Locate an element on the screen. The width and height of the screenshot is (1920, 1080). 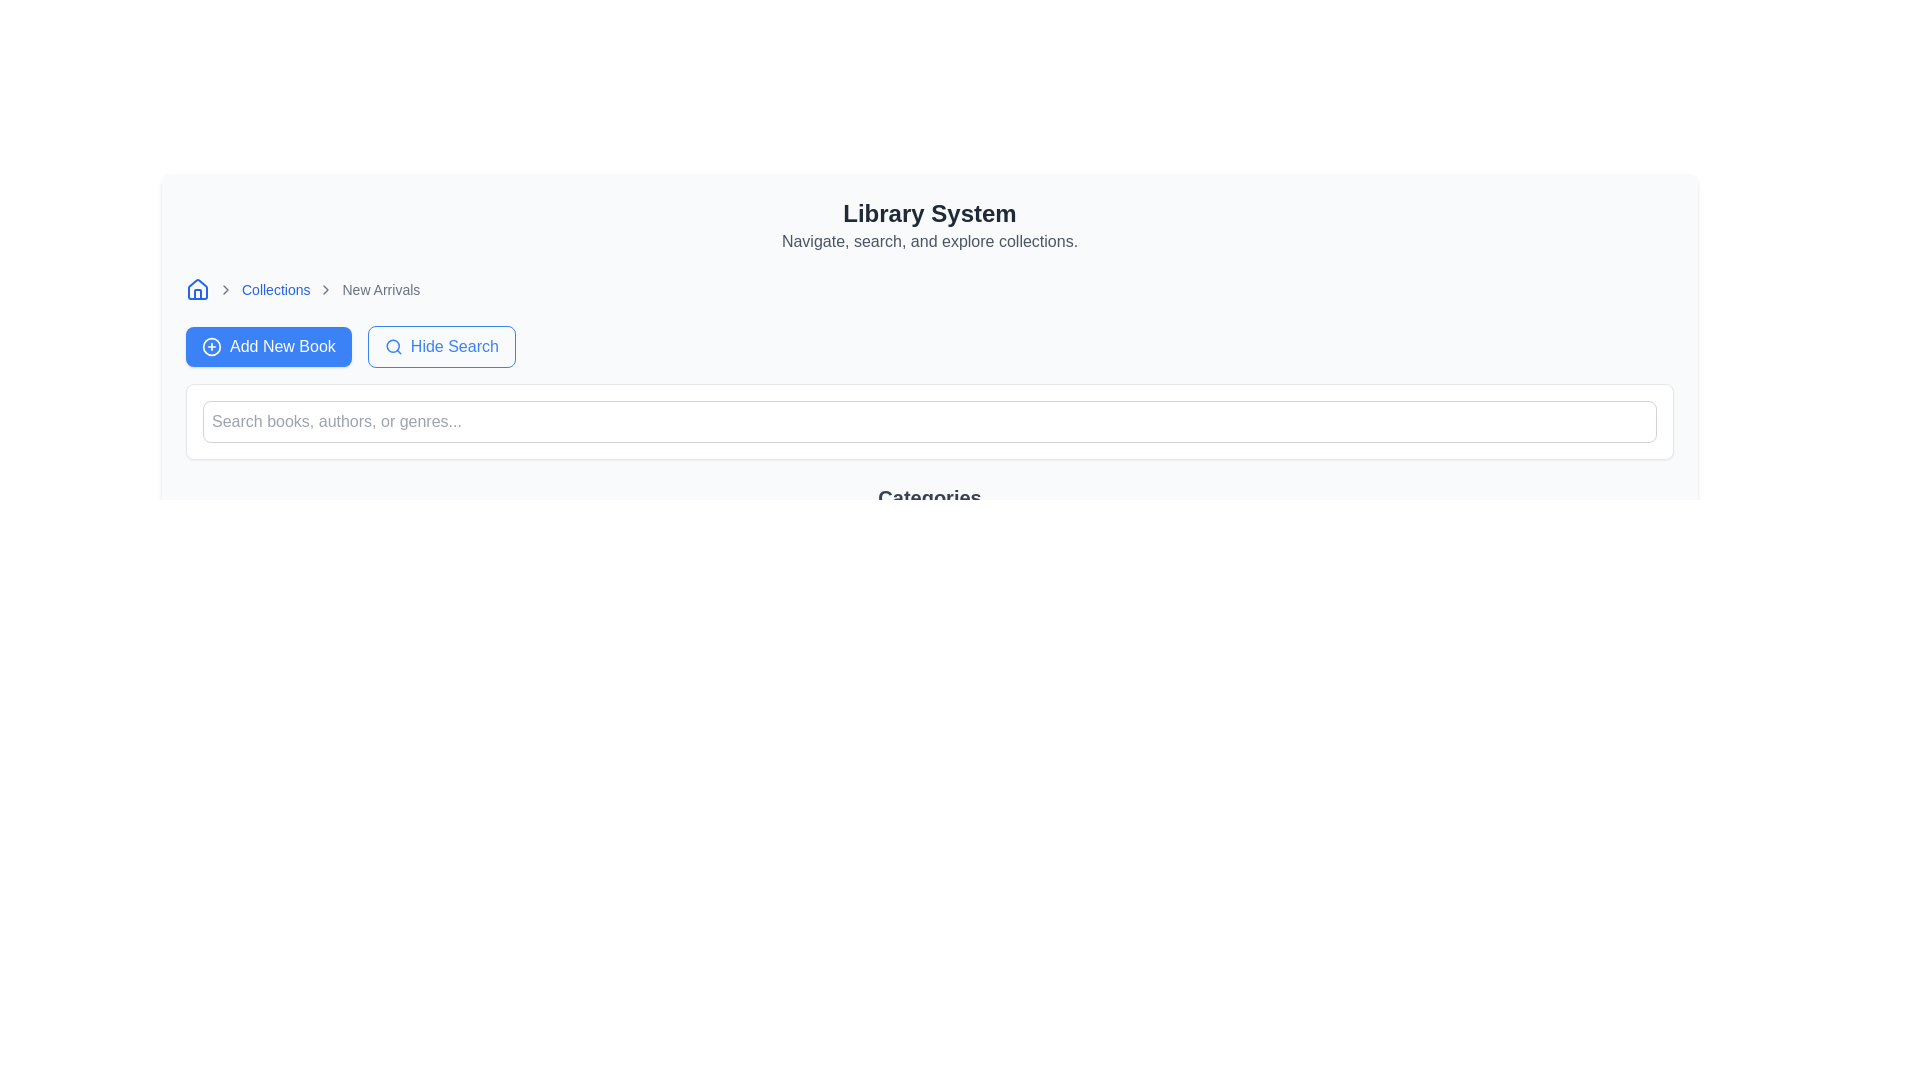
the small, right-pointing chevron icon located in the breadcrumb navigation between the 'Collections' text and 'New Arrivals' text is located at coordinates (225, 289).